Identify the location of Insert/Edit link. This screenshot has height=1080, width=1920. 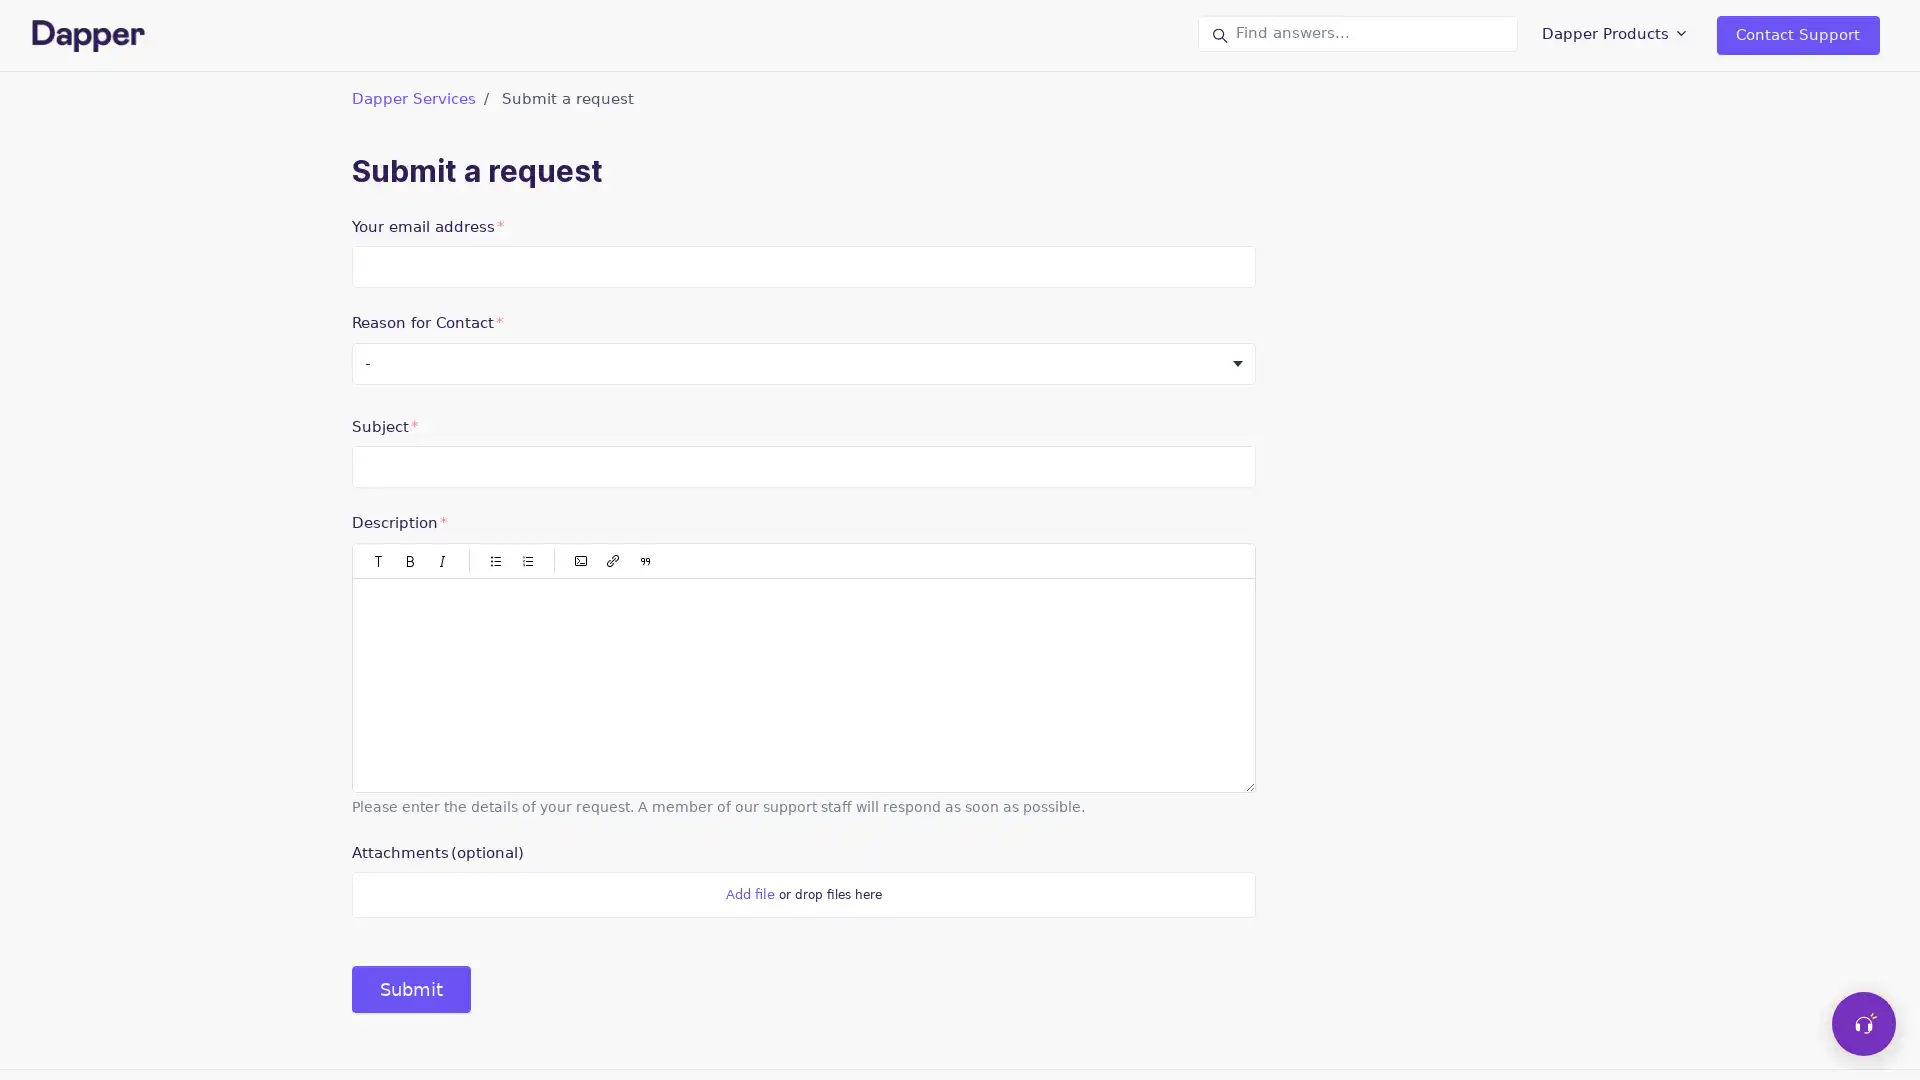
(612, 560).